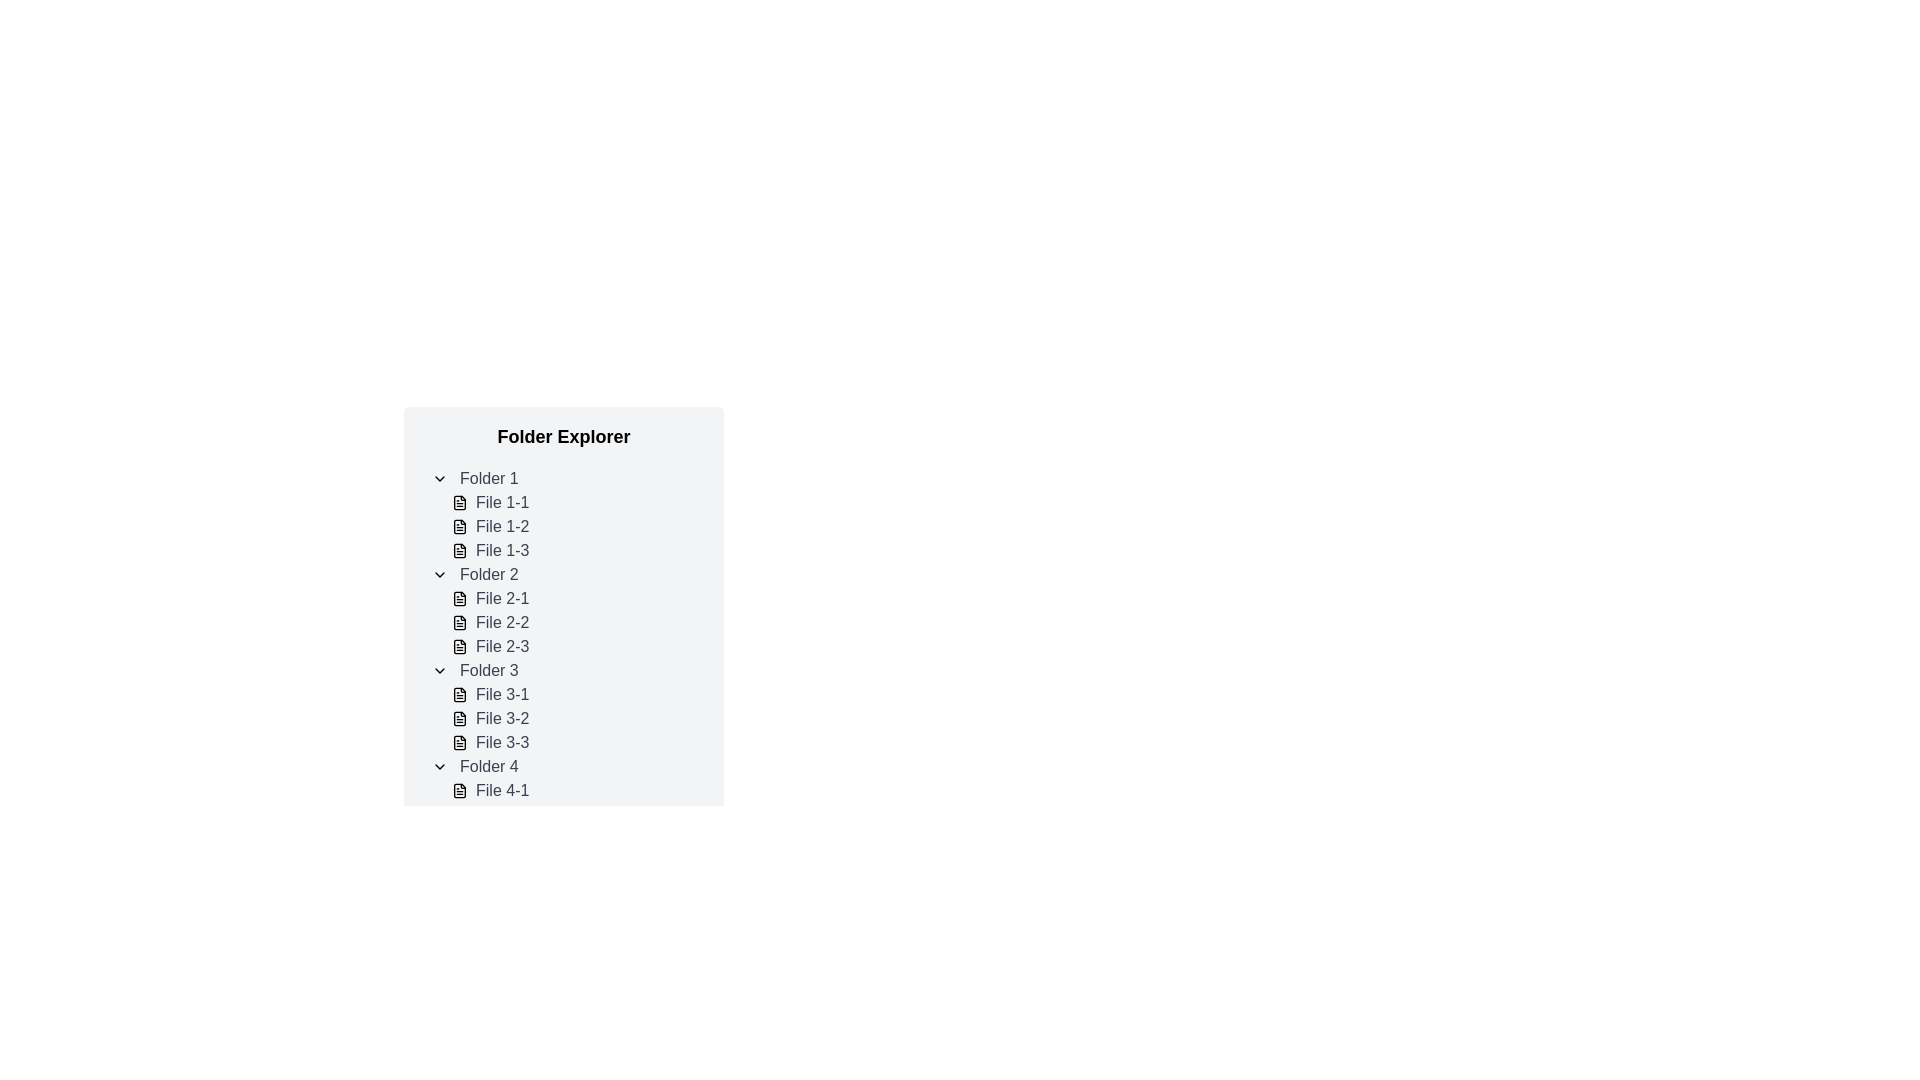 This screenshot has height=1080, width=1920. I want to click on the text label displaying 'File 3-1', so click(502, 693).